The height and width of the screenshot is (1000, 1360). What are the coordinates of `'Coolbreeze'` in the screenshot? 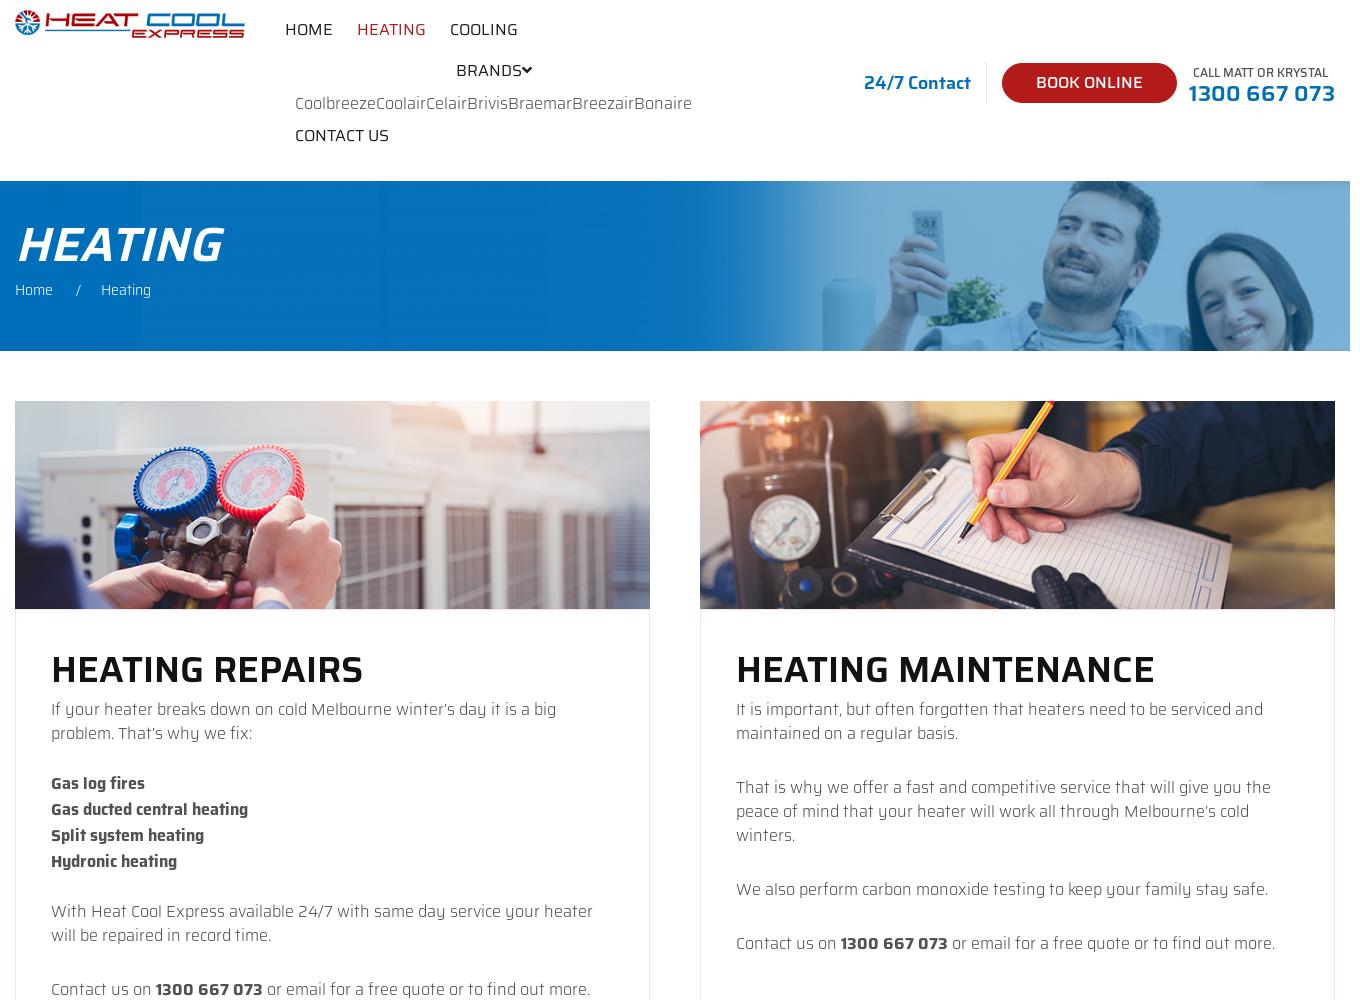 It's located at (334, 102).